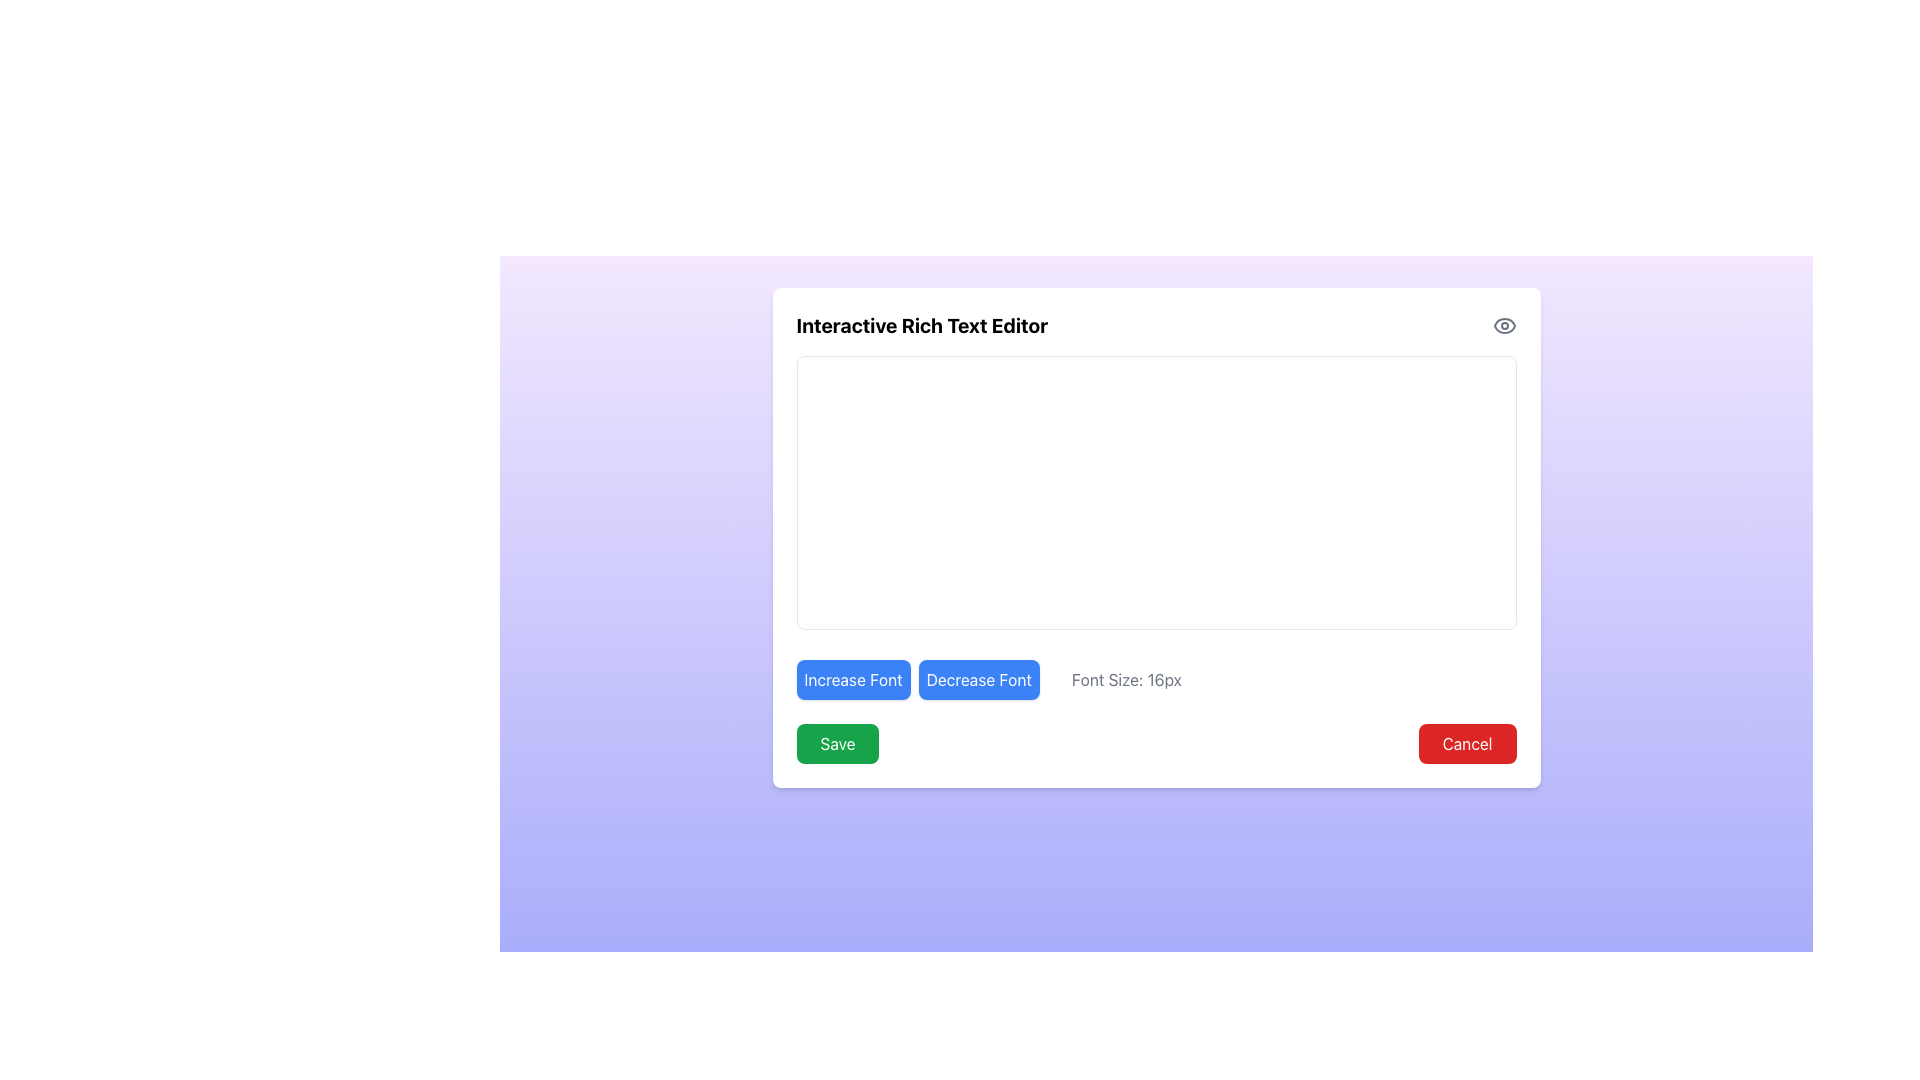 Image resolution: width=1920 pixels, height=1080 pixels. I want to click on the 'Decrease Font' button to decrease the font size in the adjacent text editor, so click(979, 678).